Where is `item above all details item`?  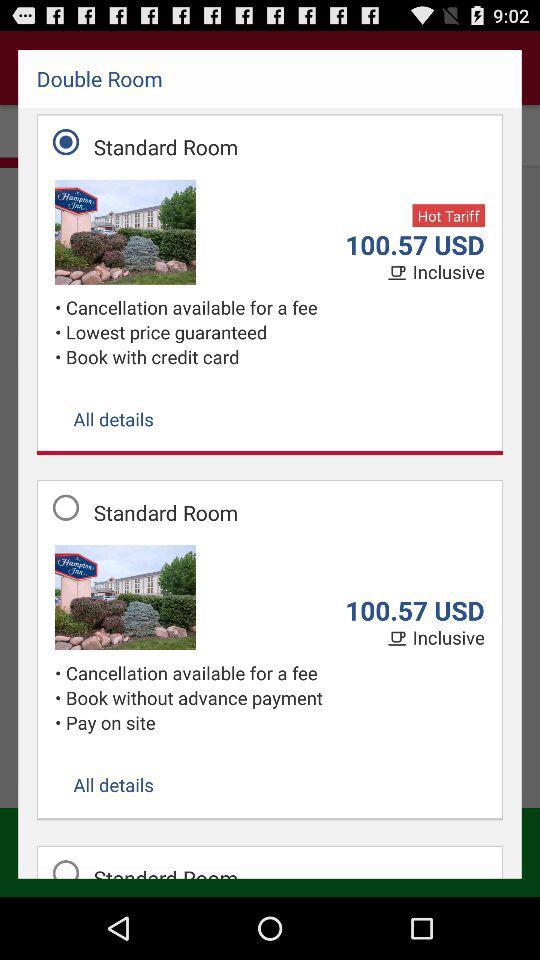
item above all details item is located at coordinates (60, 357).